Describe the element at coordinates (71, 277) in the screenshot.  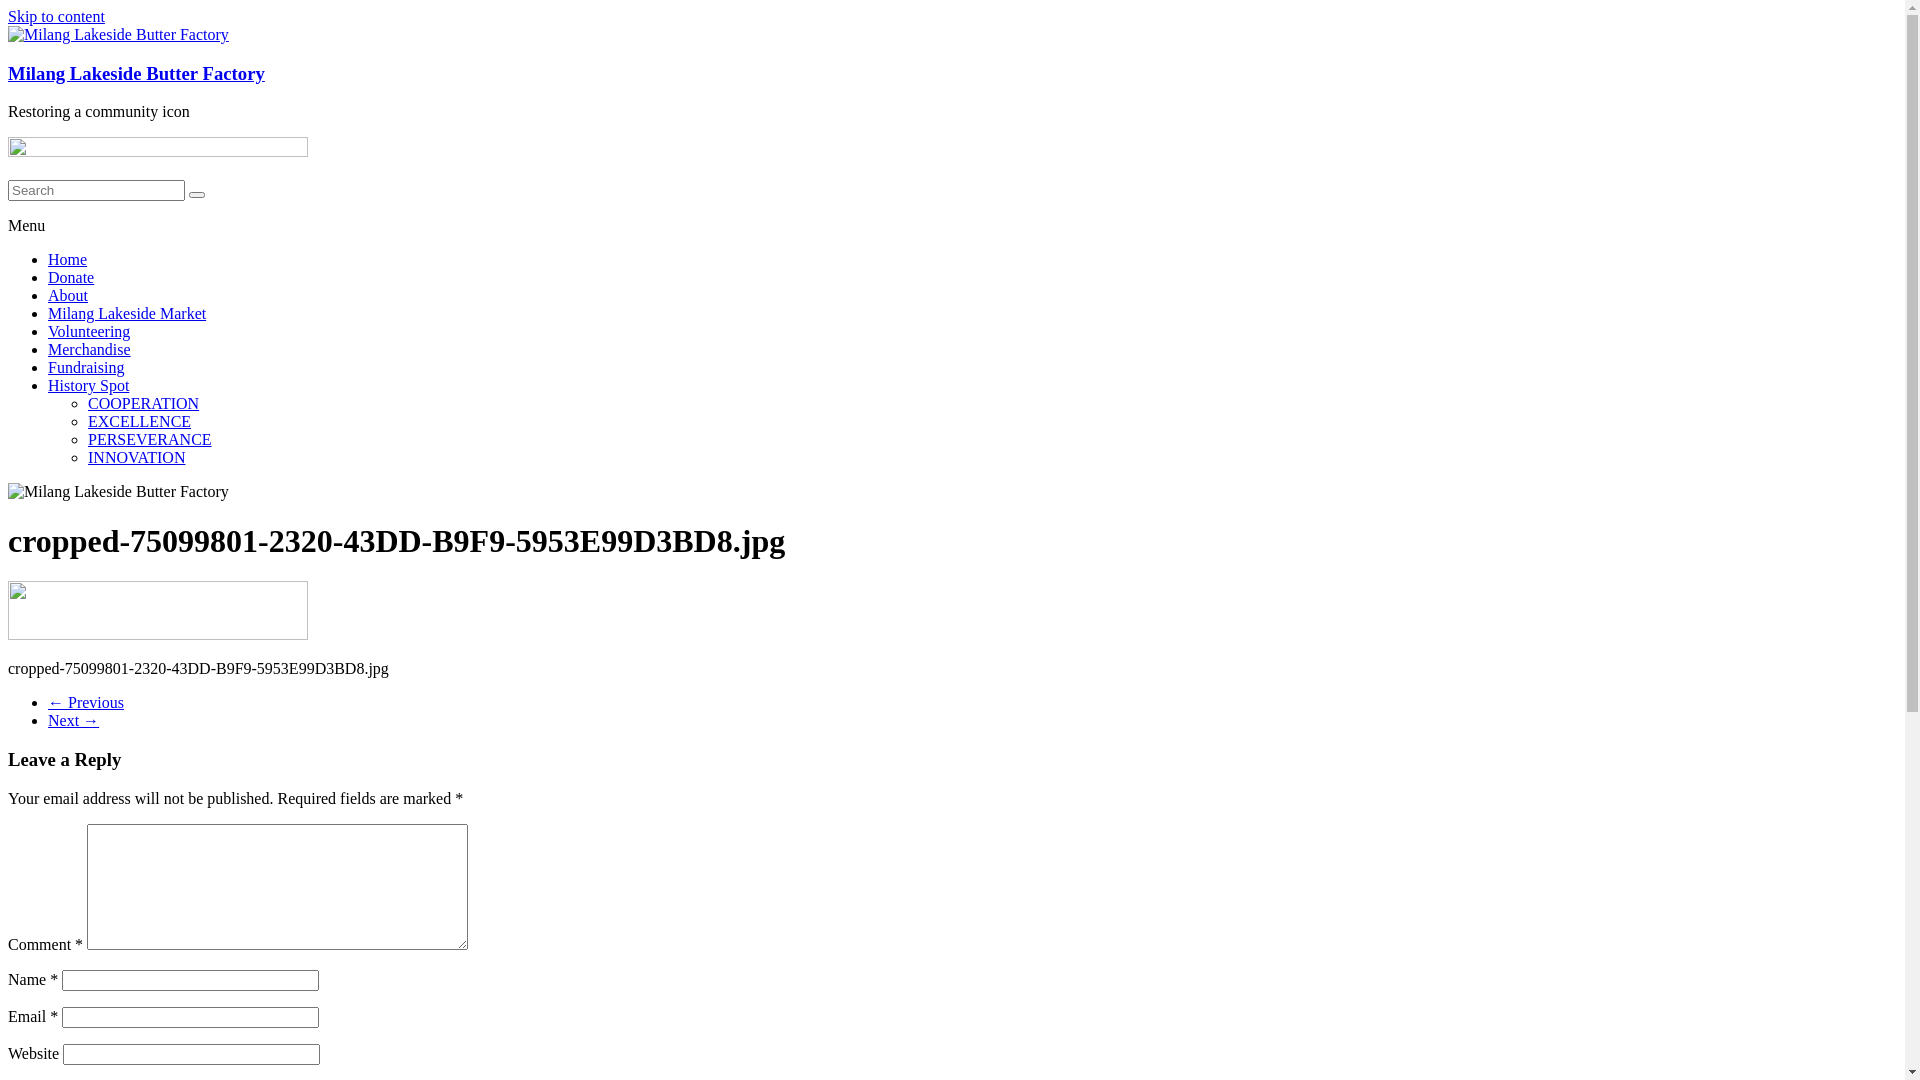
I see `'Donate'` at that location.